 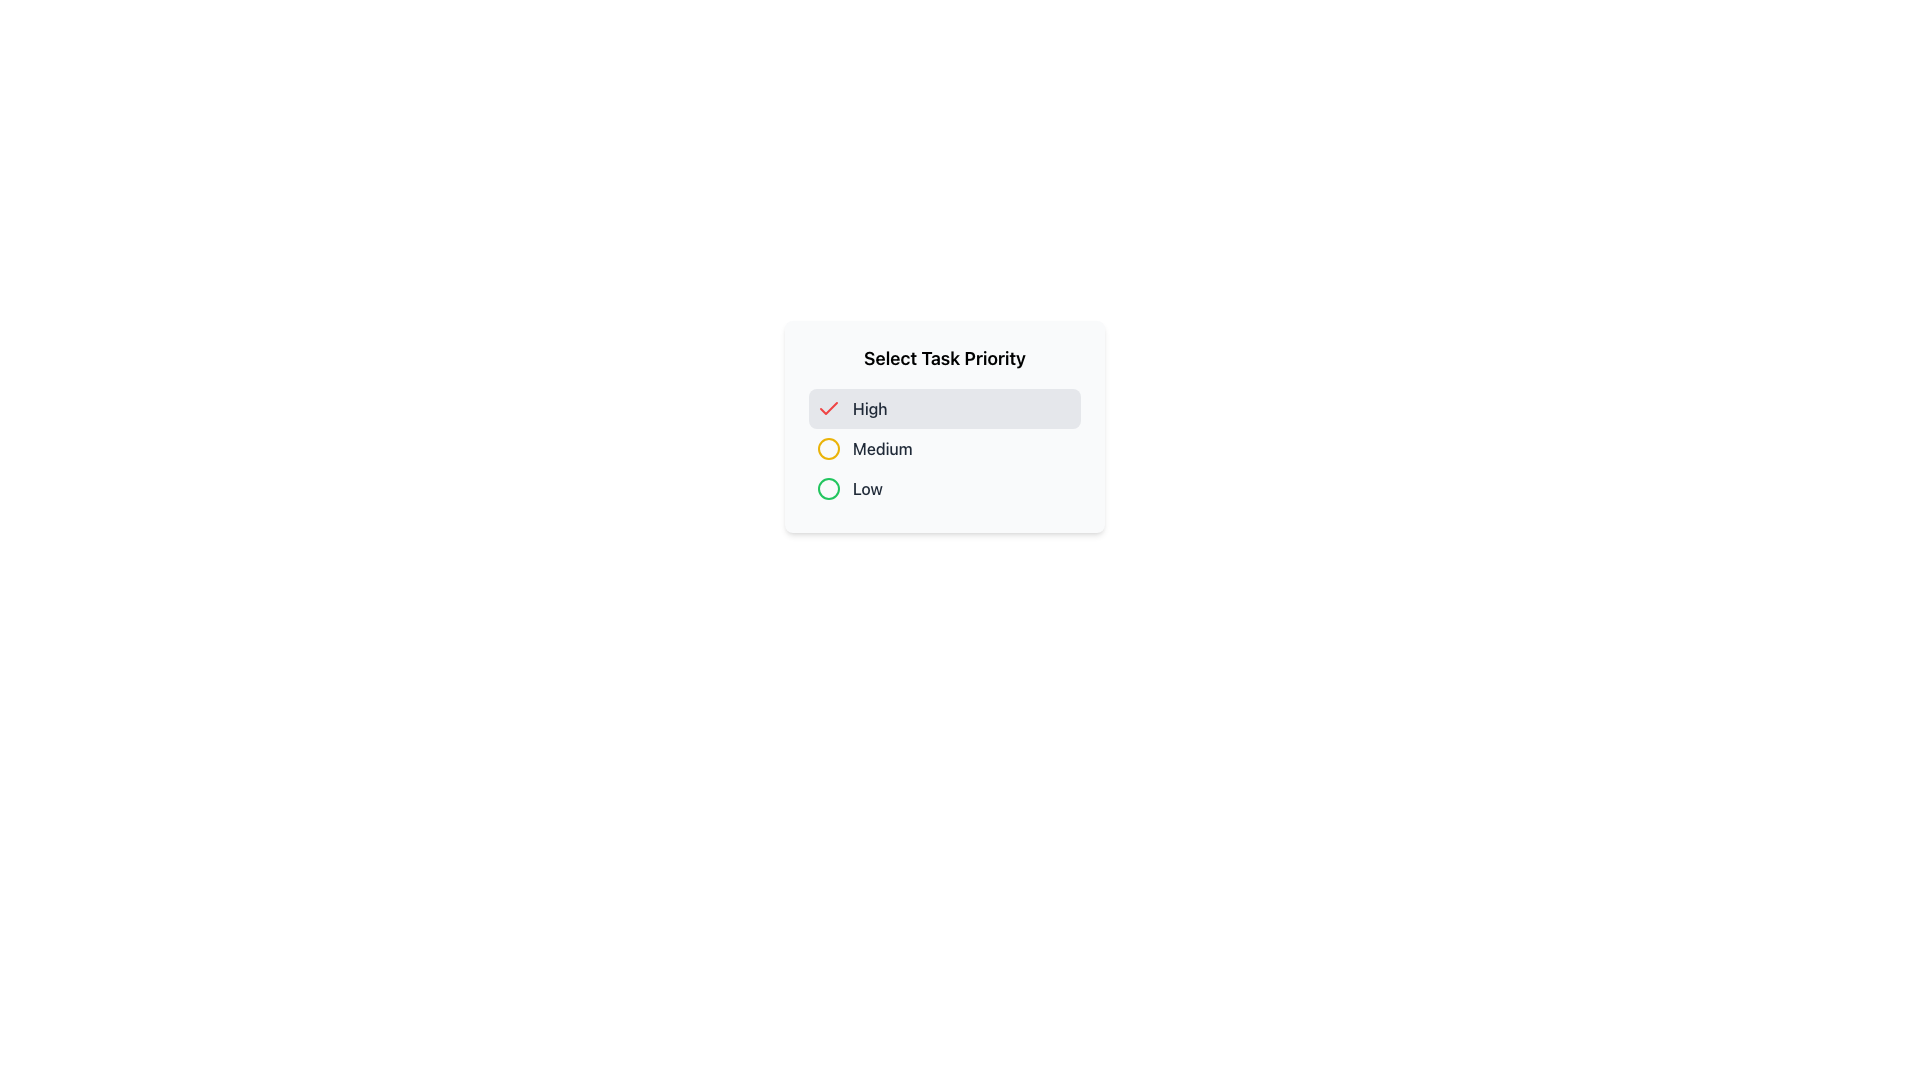 What do you see at coordinates (868, 489) in the screenshot?
I see `the static text label indicating the low priority level in the 'Select Task Priority' dialog box` at bounding box center [868, 489].